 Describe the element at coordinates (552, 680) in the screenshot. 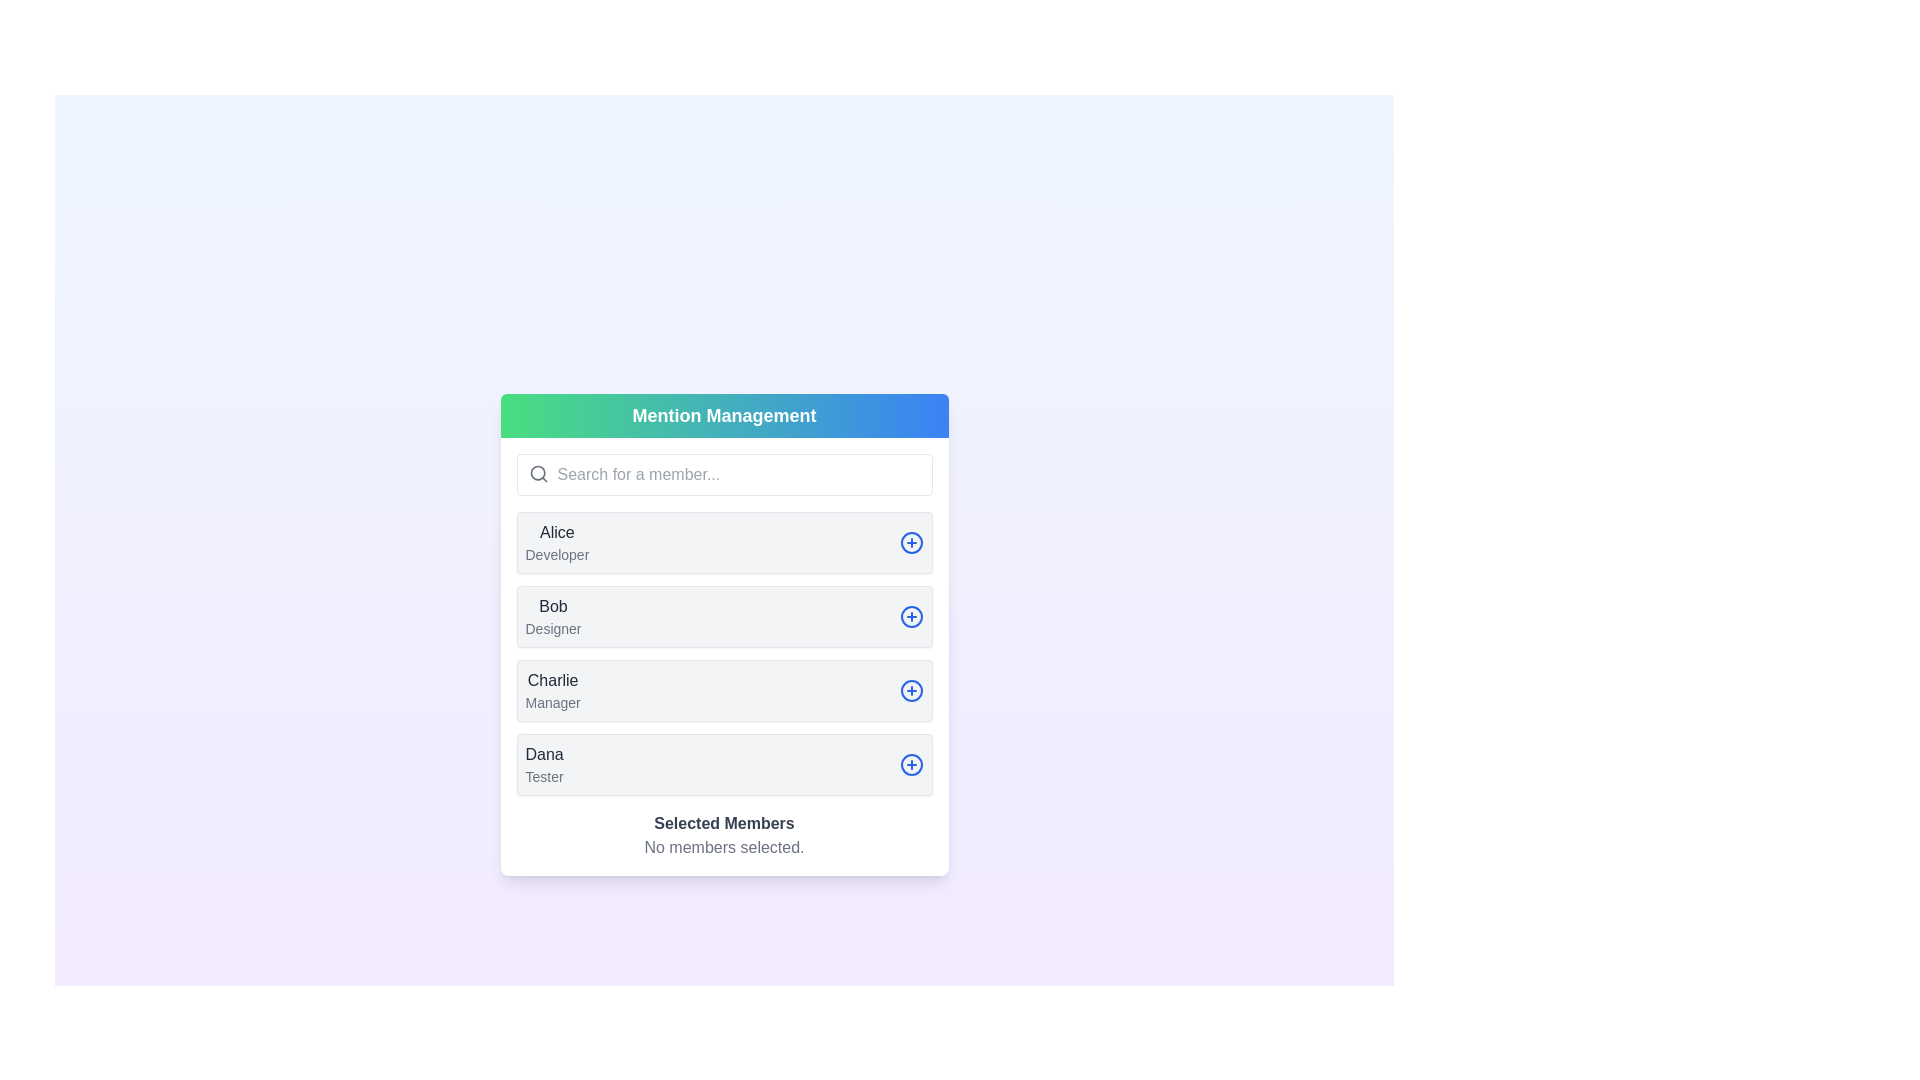

I see `the member's name displayed as the first textual element in the third card of the user management interface` at that location.